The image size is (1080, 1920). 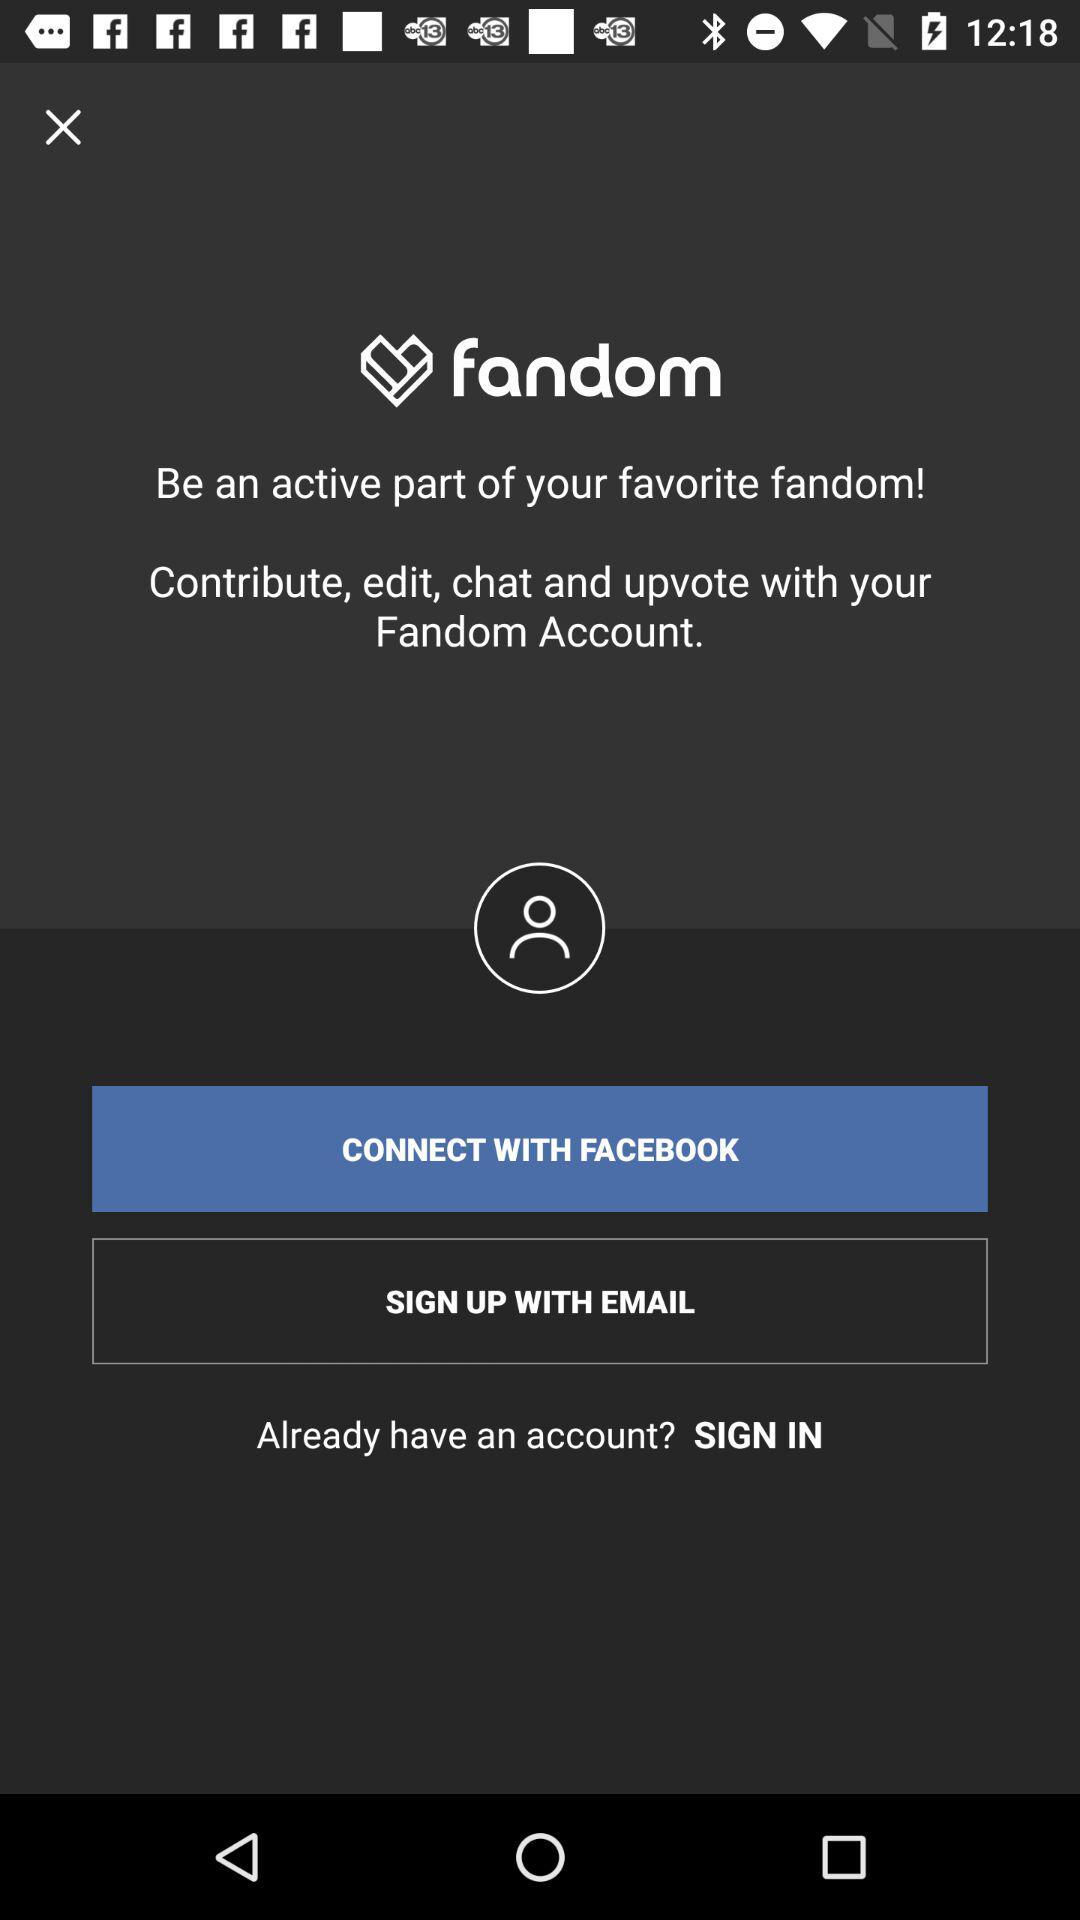 I want to click on the close icon, so click(x=62, y=125).